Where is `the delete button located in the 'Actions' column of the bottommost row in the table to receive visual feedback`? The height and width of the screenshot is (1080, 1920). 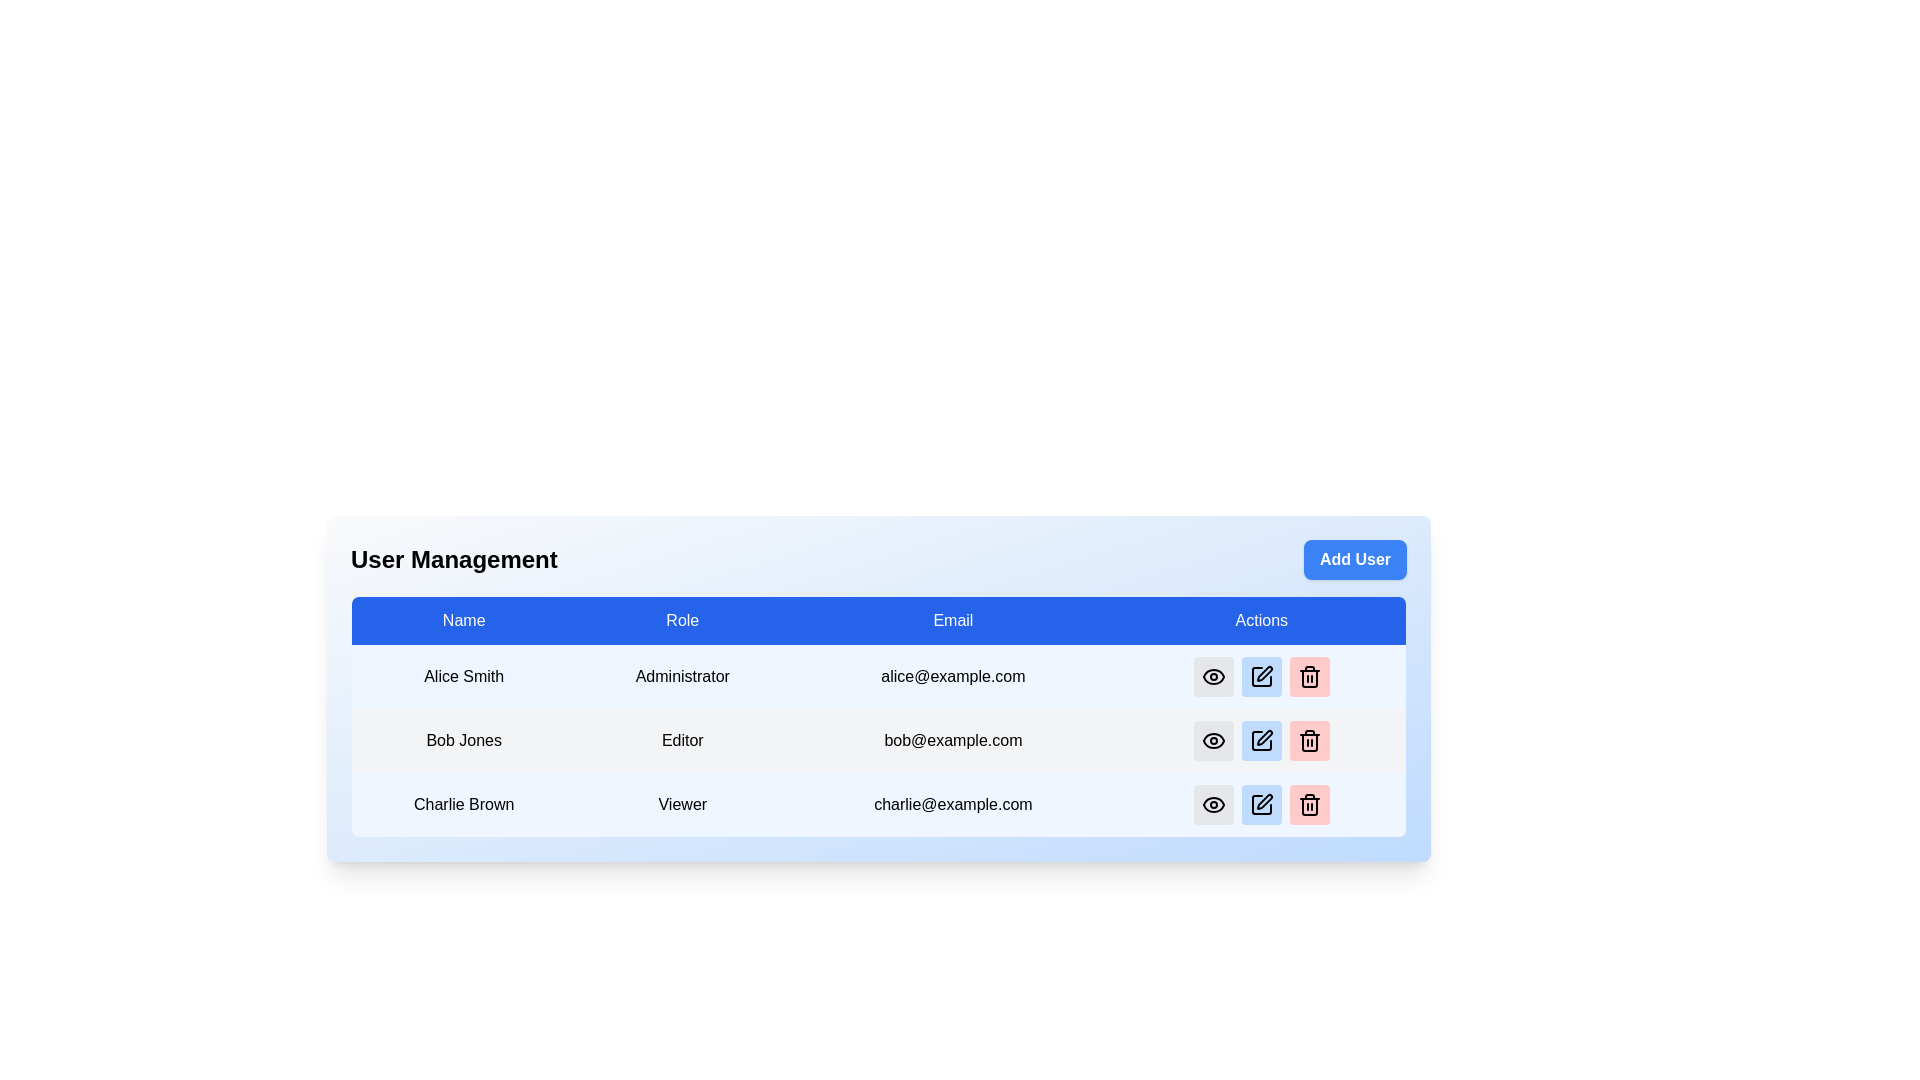 the delete button located in the 'Actions' column of the bottommost row in the table to receive visual feedback is located at coordinates (1309, 804).